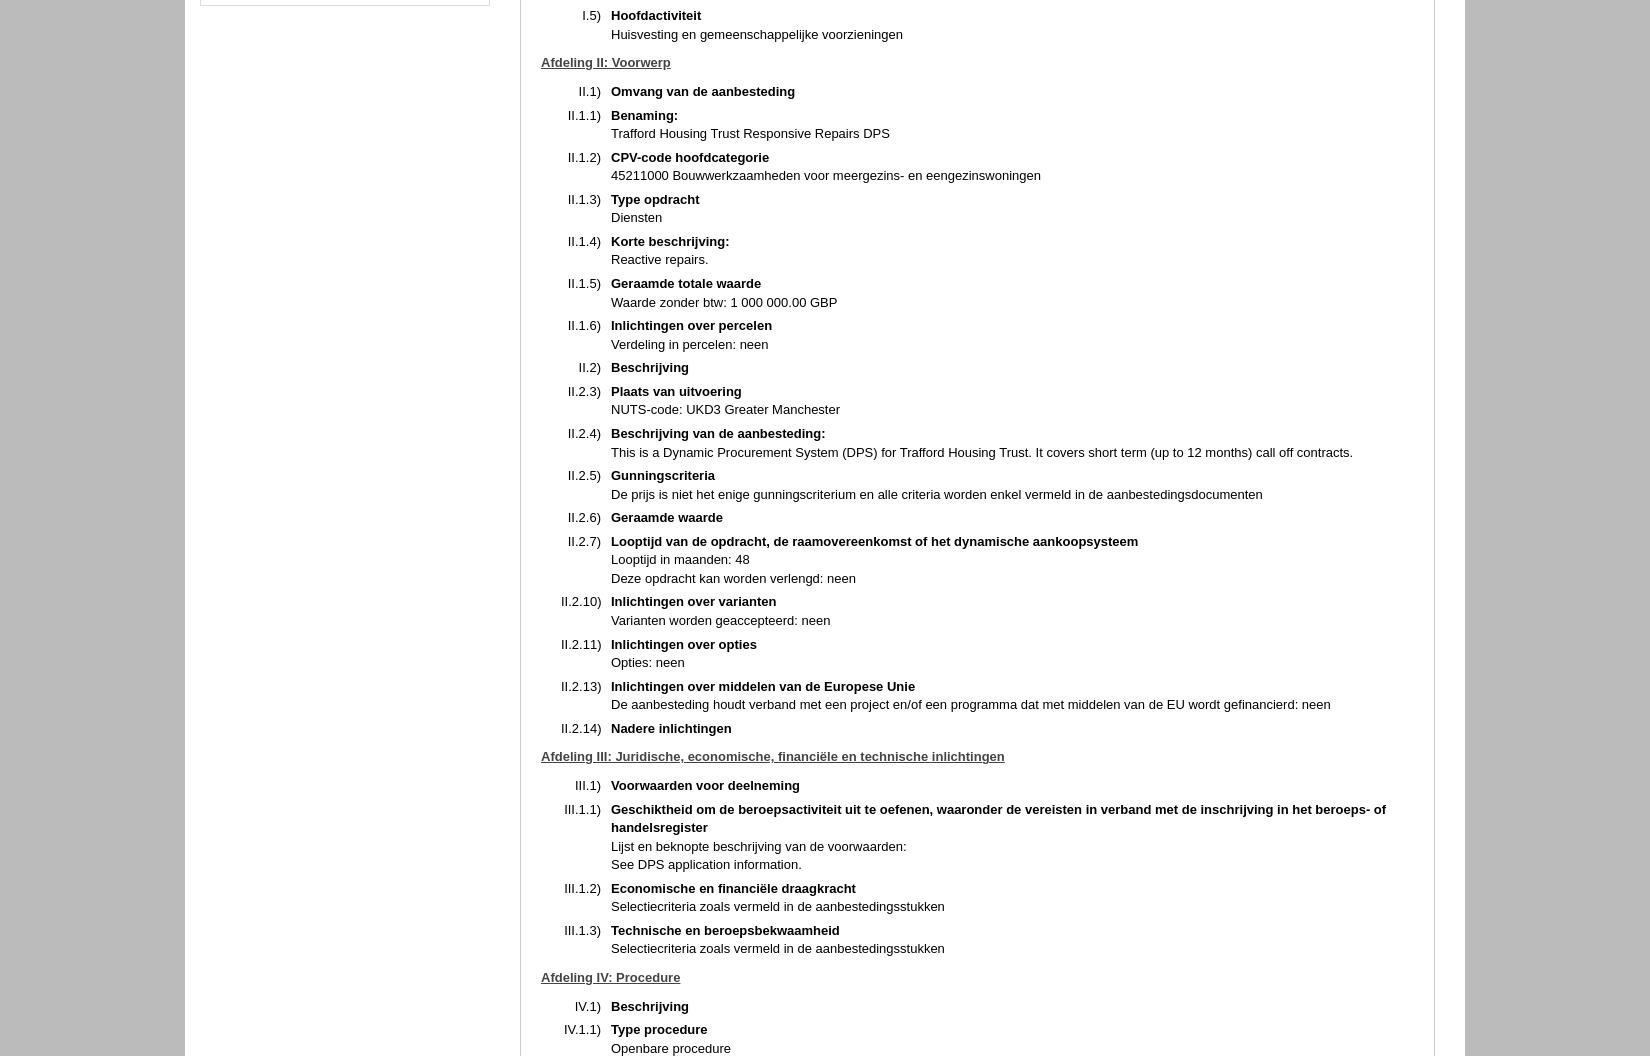 This screenshot has height=1056, width=1650. What do you see at coordinates (810, 493) in the screenshot?
I see `'https://www.mytenders.co.uk/Search/Search_Switch.aspx?ID=213832'` at bounding box center [810, 493].